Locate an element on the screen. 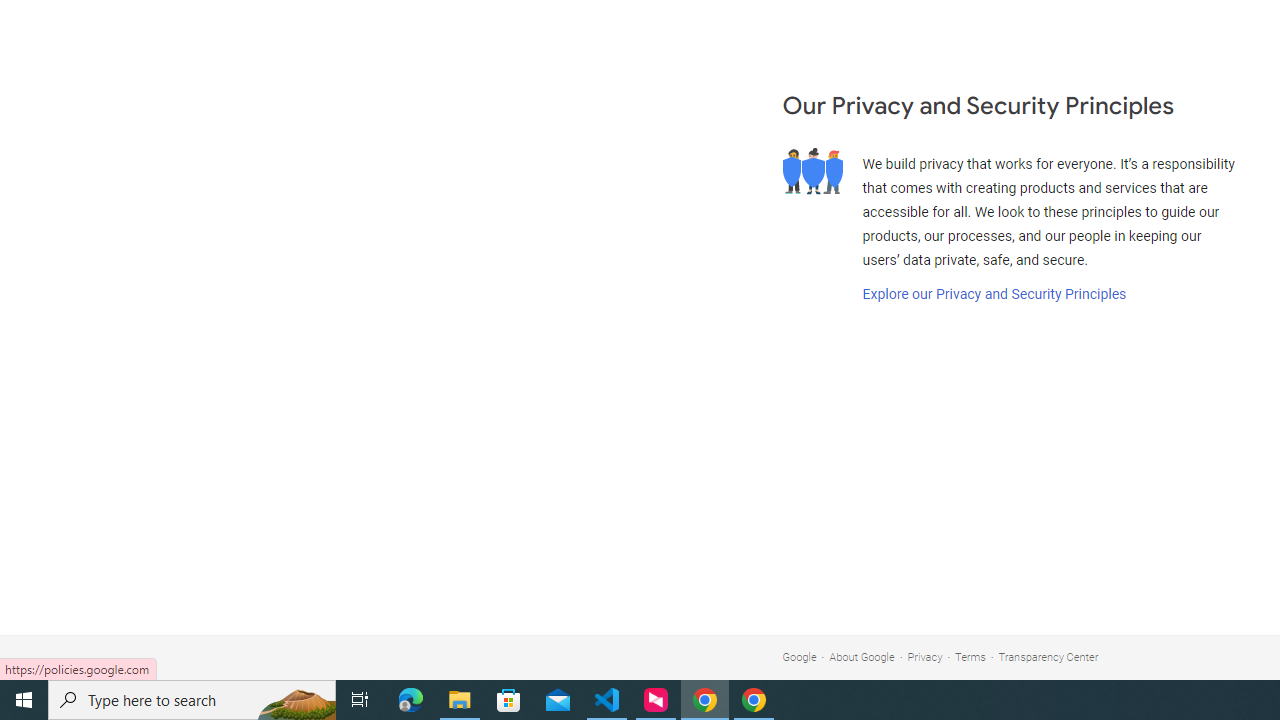 Image resolution: width=1280 pixels, height=720 pixels. 'Transparency Center' is located at coordinates (1047, 657).